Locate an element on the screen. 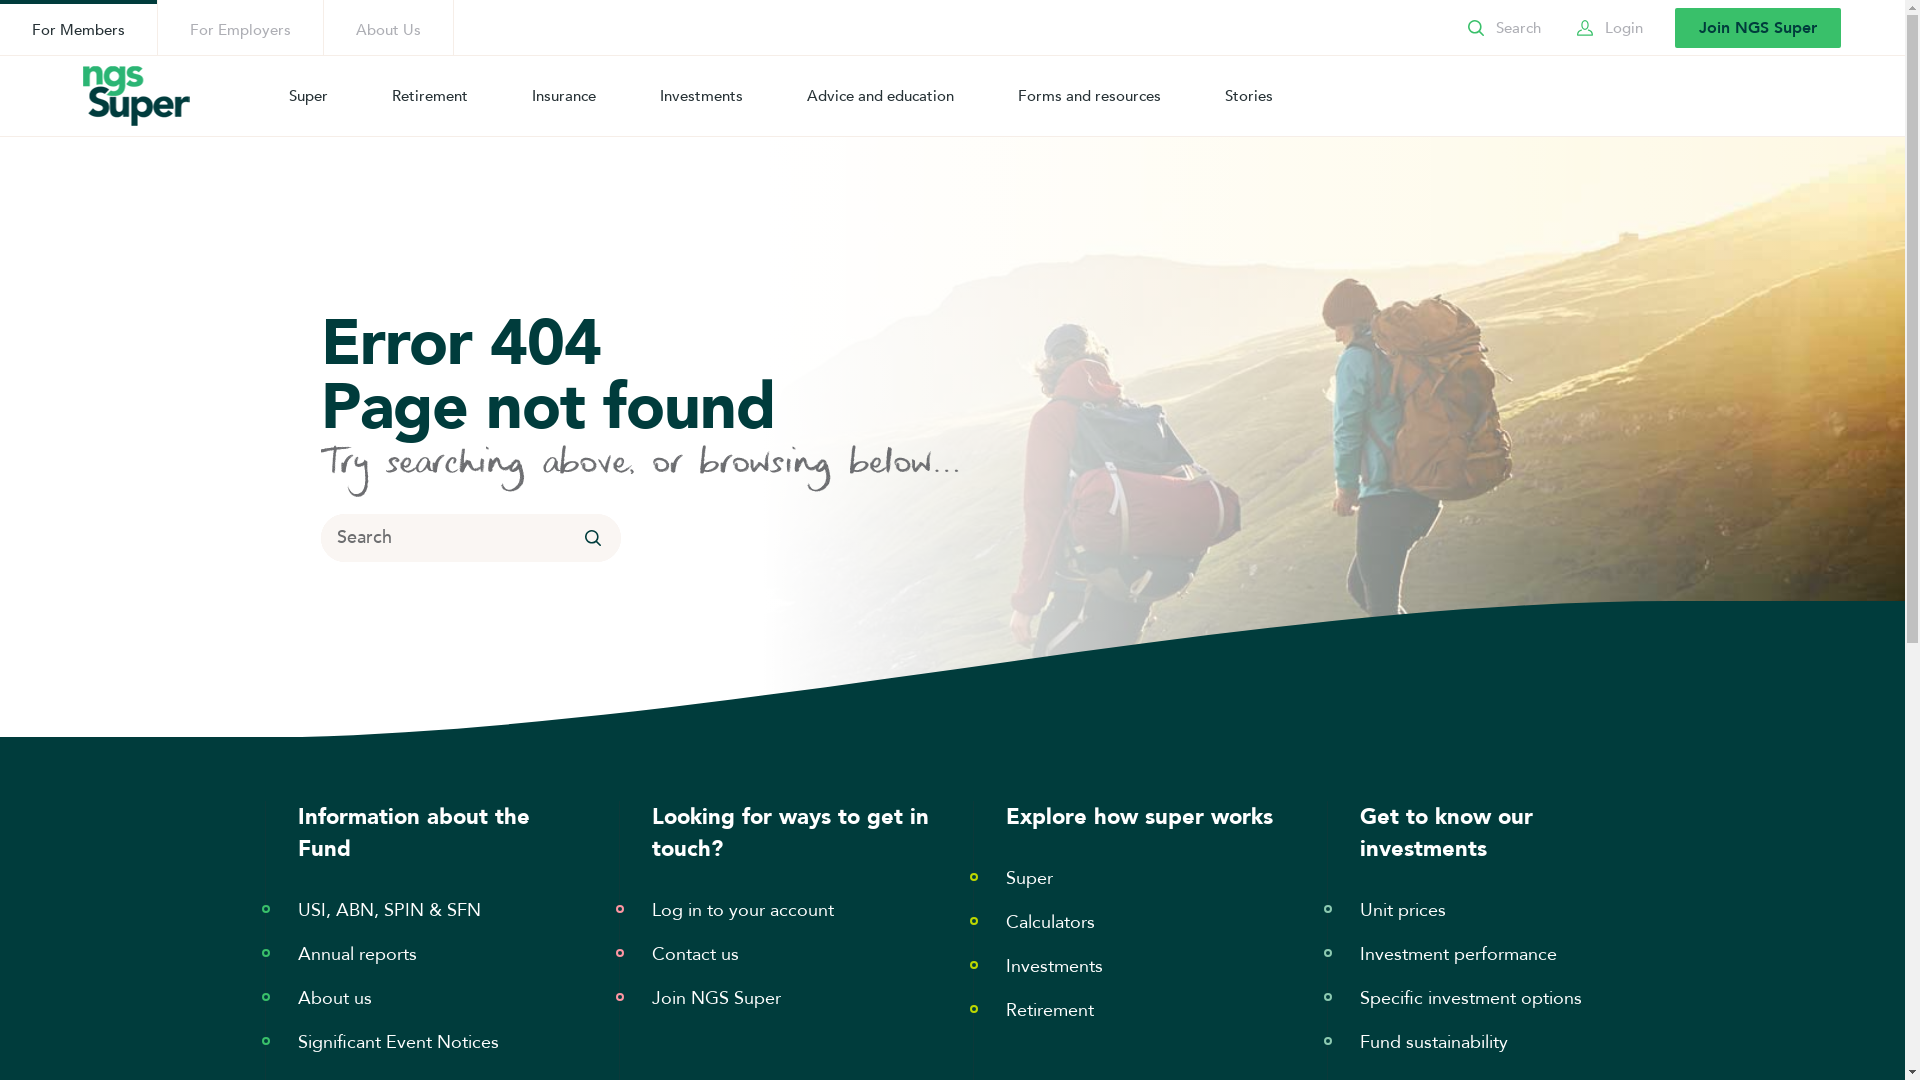  'About us' is located at coordinates (335, 998).